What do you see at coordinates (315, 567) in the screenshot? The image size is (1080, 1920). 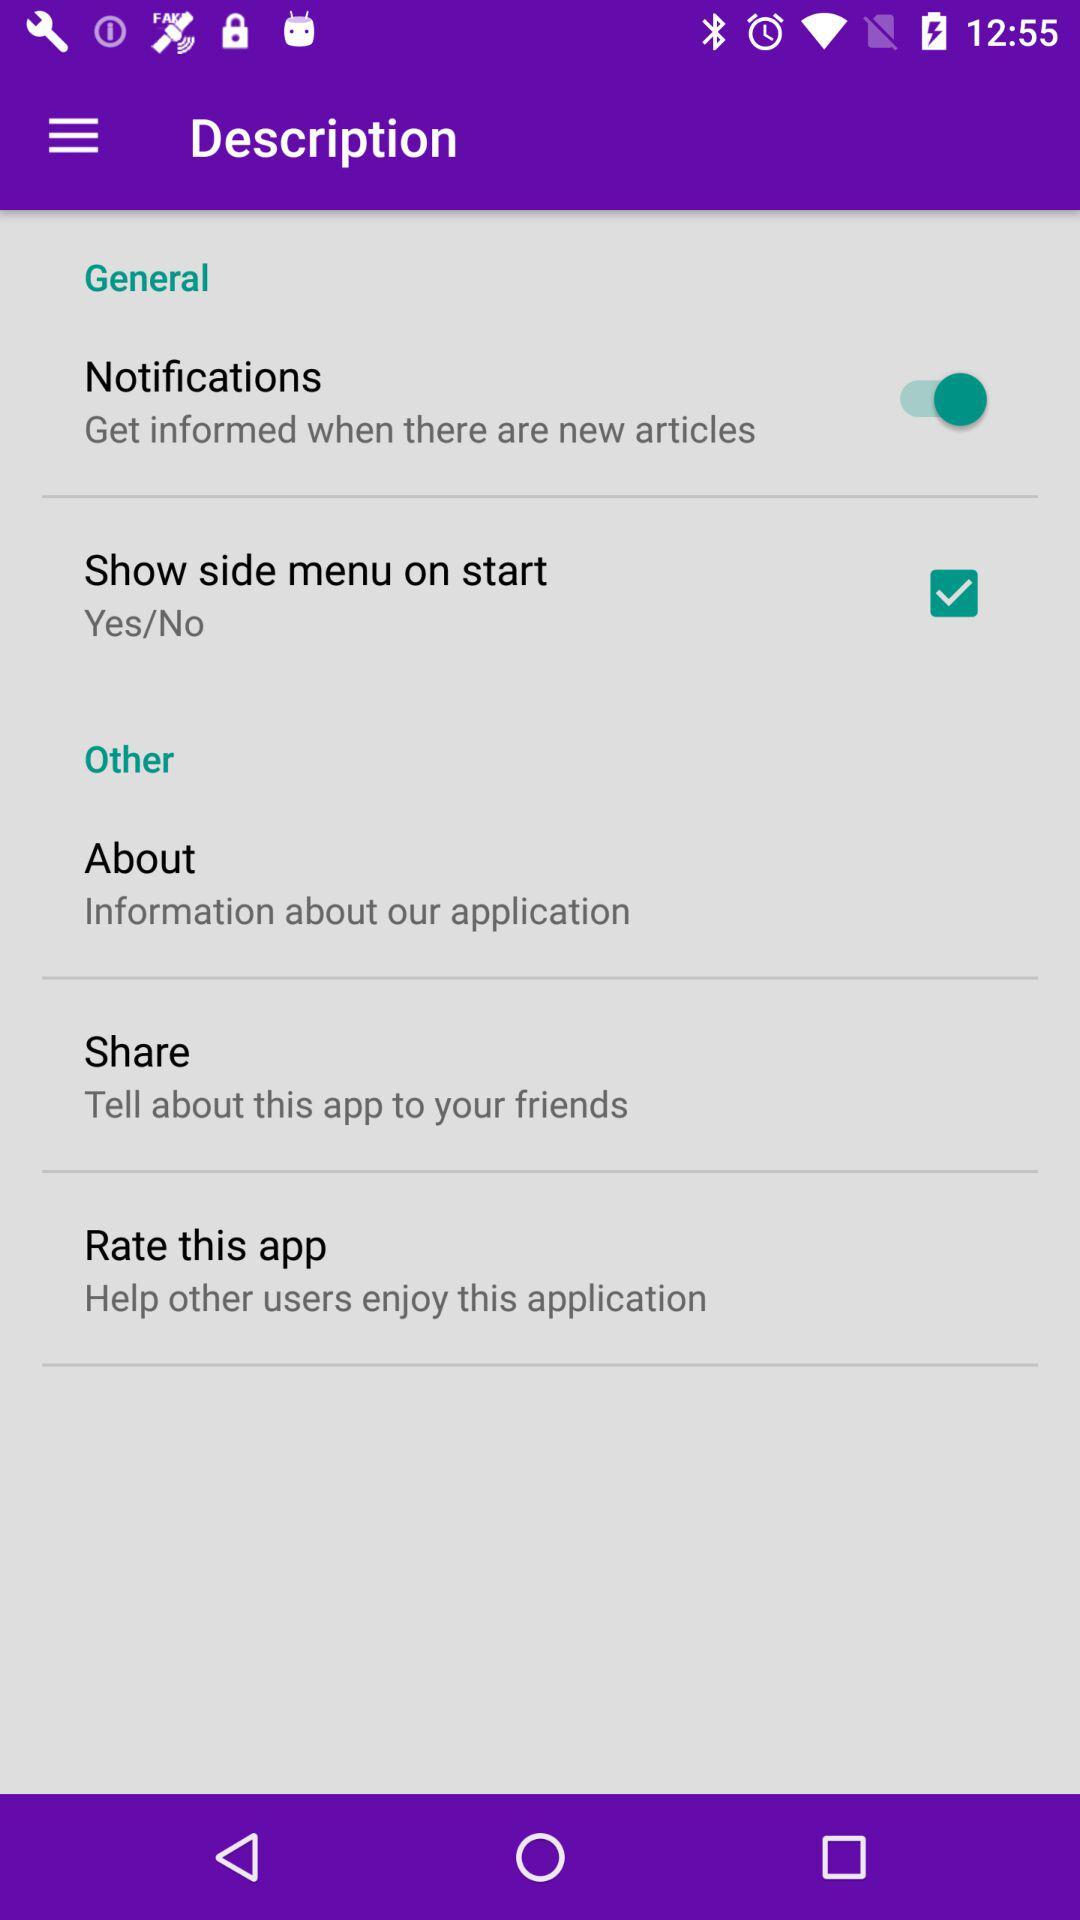 I see `show side menu item` at bounding box center [315, 567].